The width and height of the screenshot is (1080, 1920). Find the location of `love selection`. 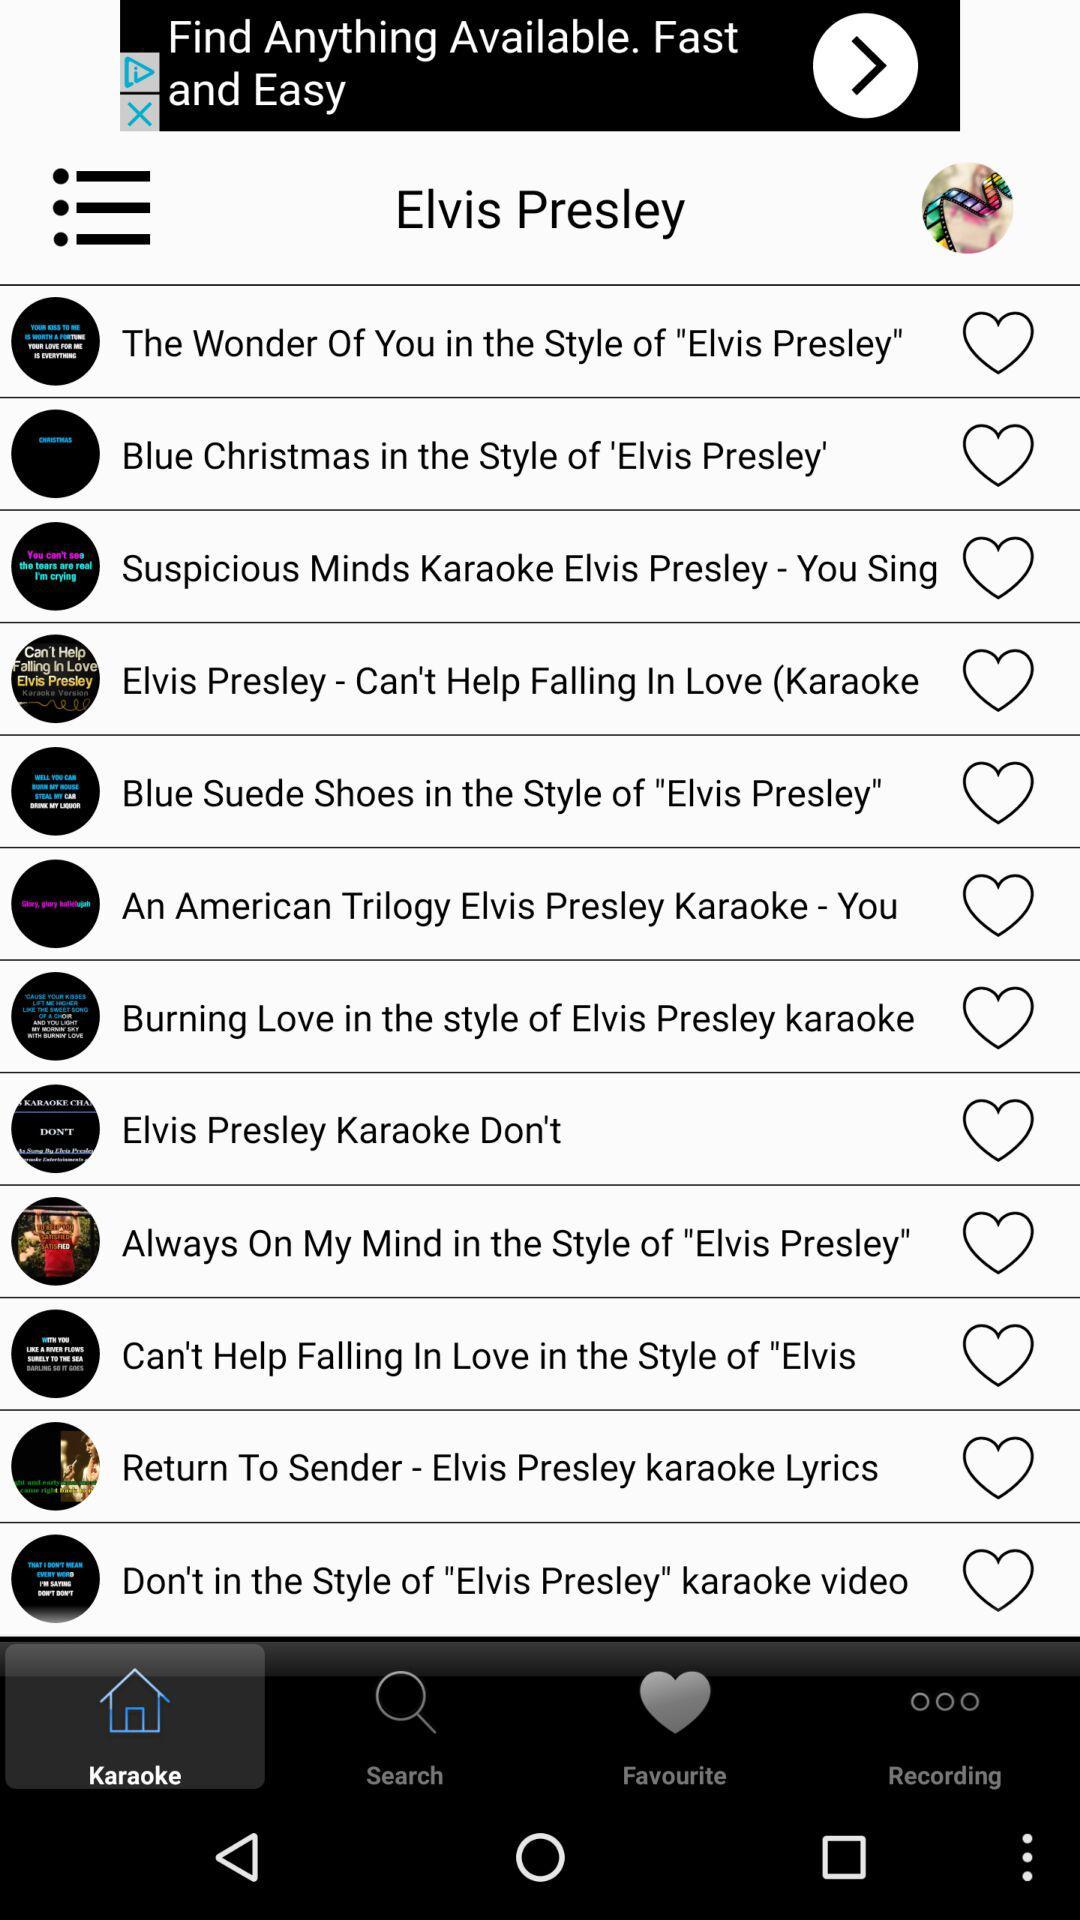

love selection is located at coordinates (998, 902).